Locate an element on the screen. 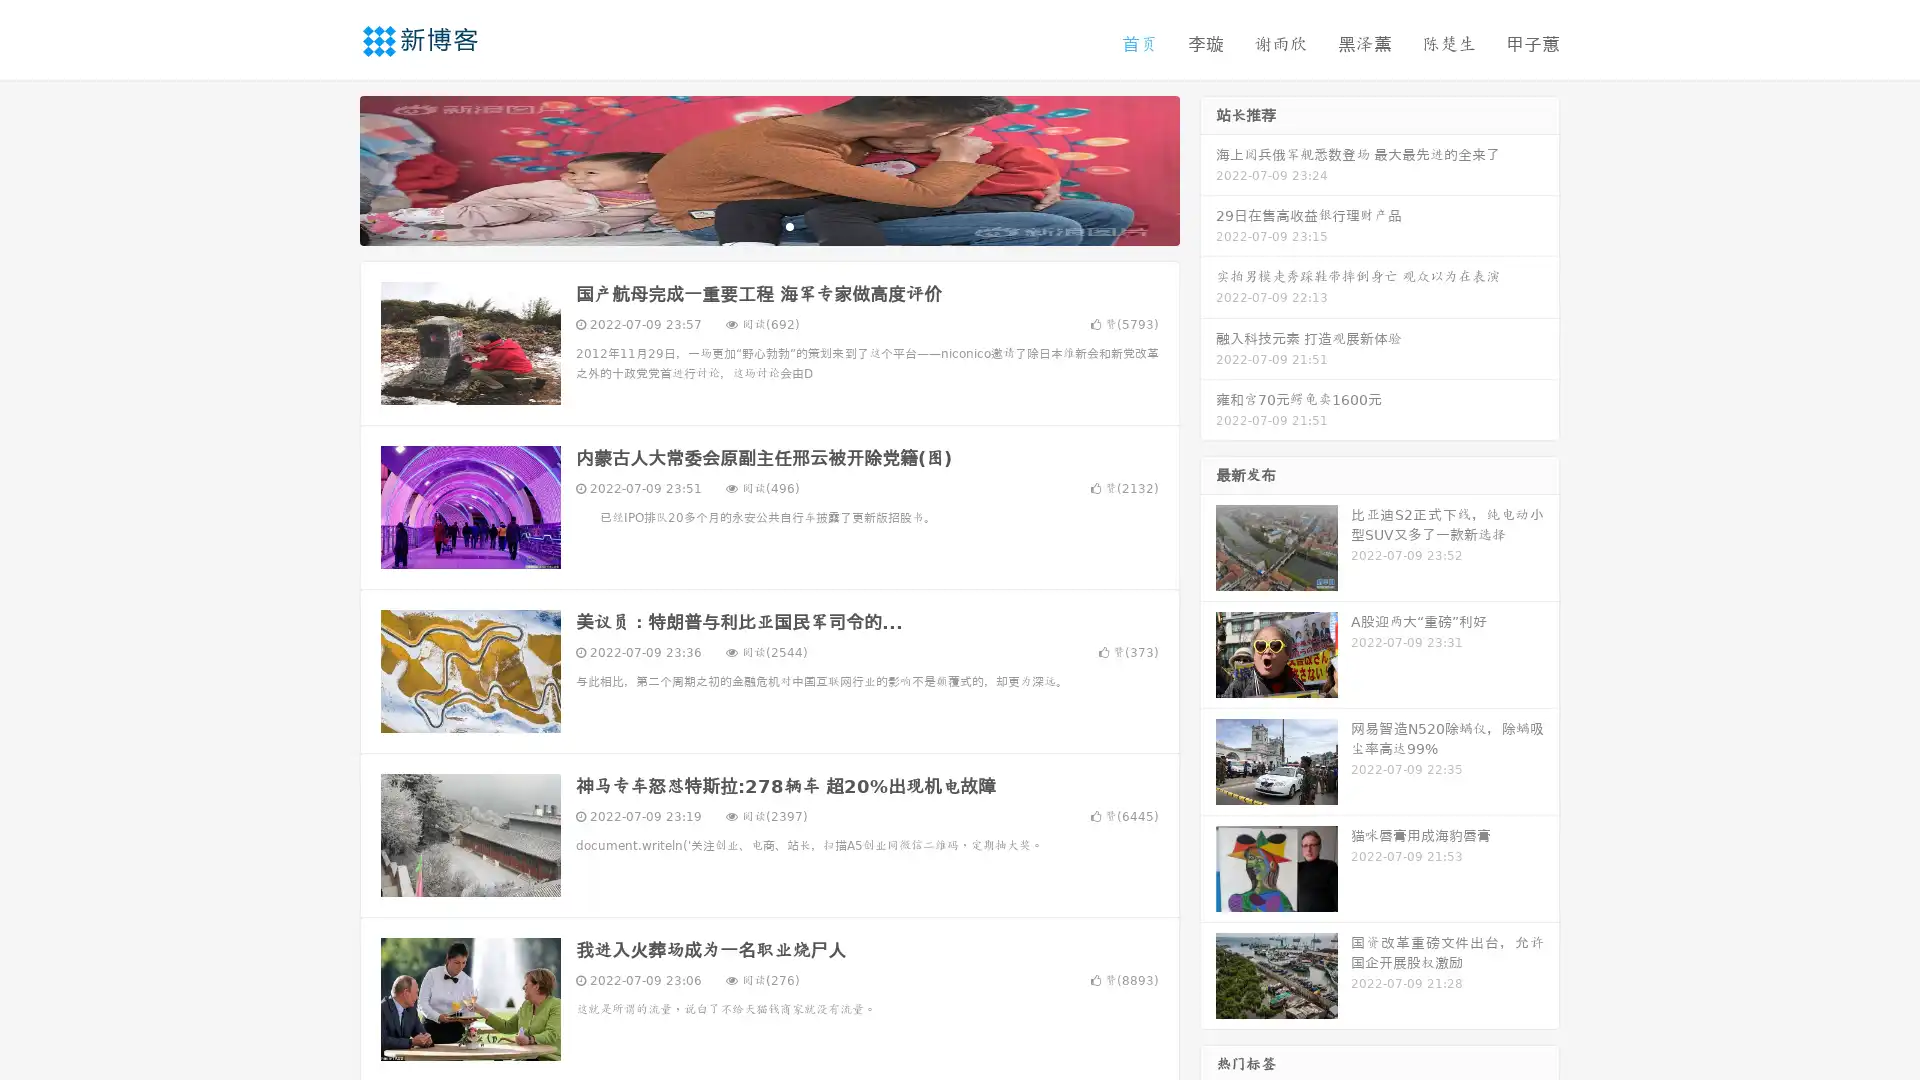 Image resolution: width=1920 pixels, height=1080 pixels. Go to slide 1 is located at coordinates (748, 225).